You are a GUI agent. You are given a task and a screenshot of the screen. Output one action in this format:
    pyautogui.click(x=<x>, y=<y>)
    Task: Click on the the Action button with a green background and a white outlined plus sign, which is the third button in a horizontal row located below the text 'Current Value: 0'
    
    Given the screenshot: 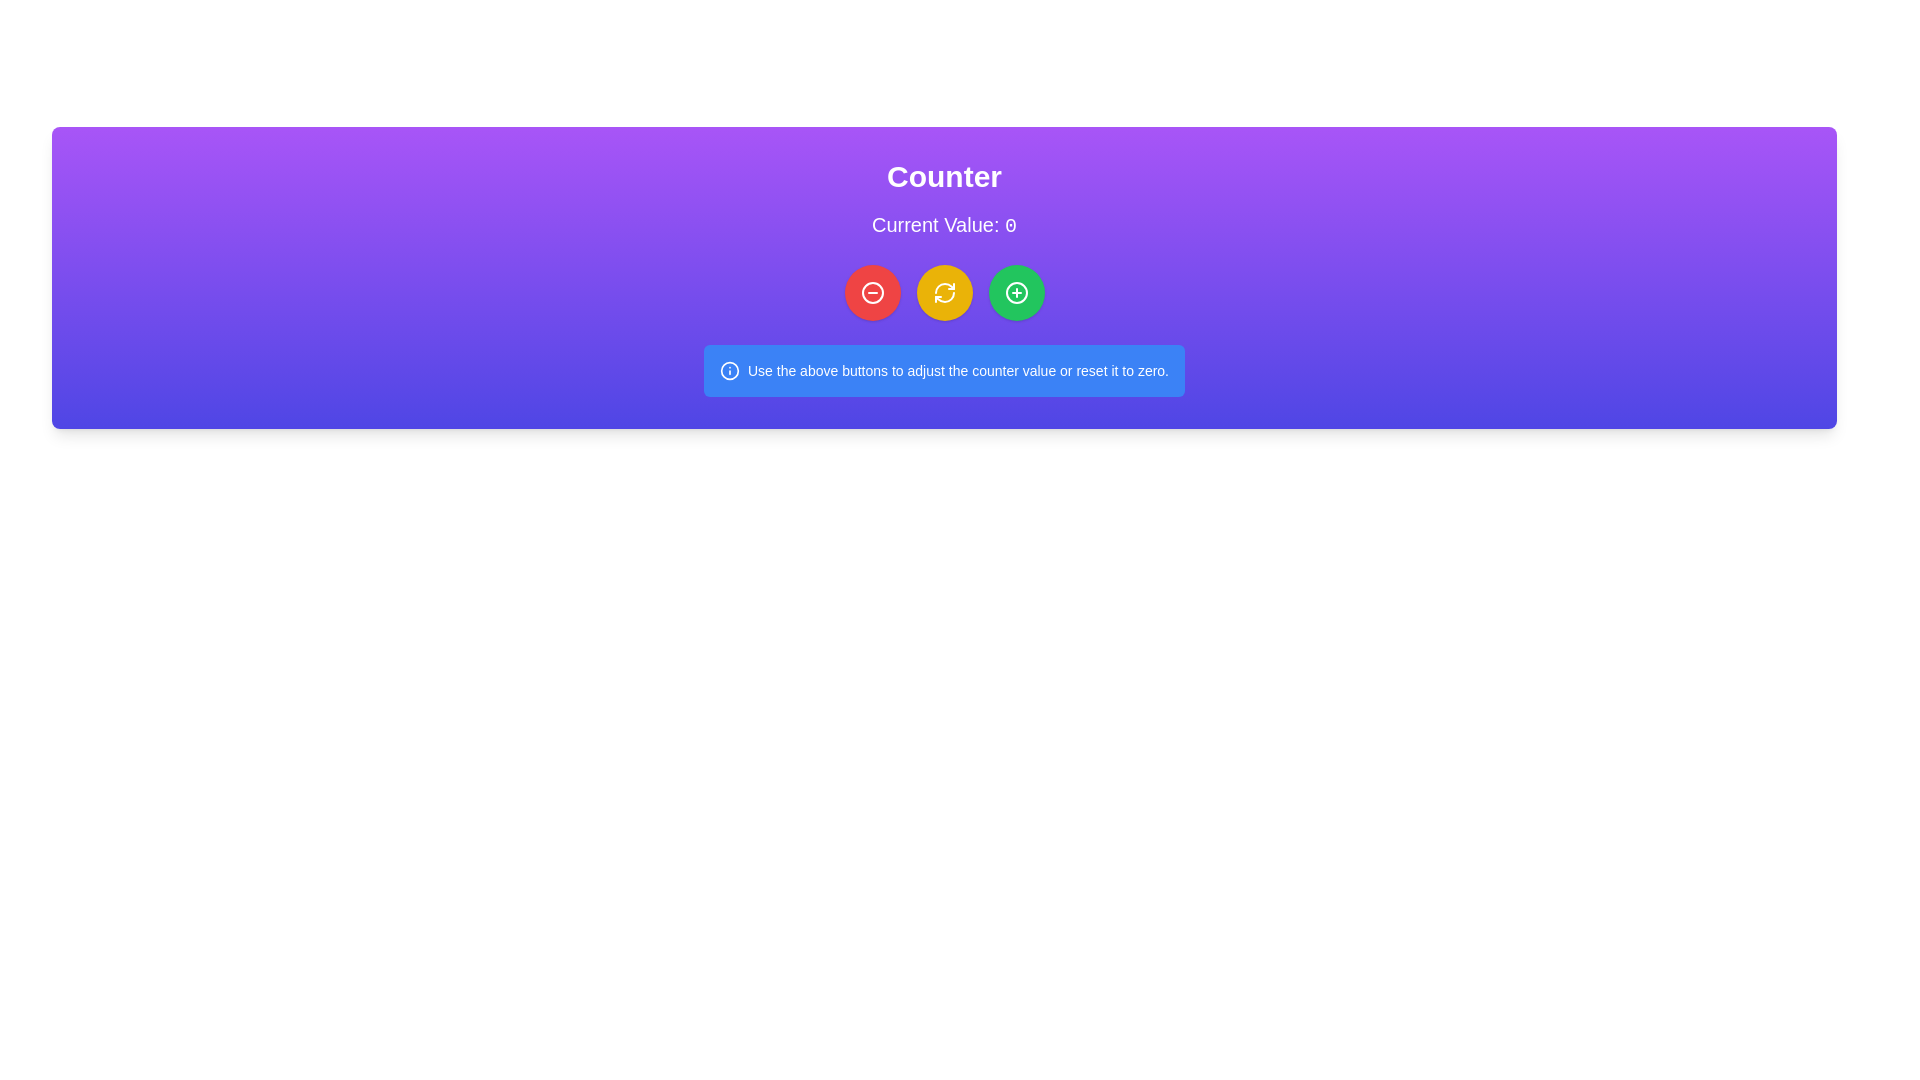 What is the action you would take?
    pyautogui.click(x=1016, y=293)
    